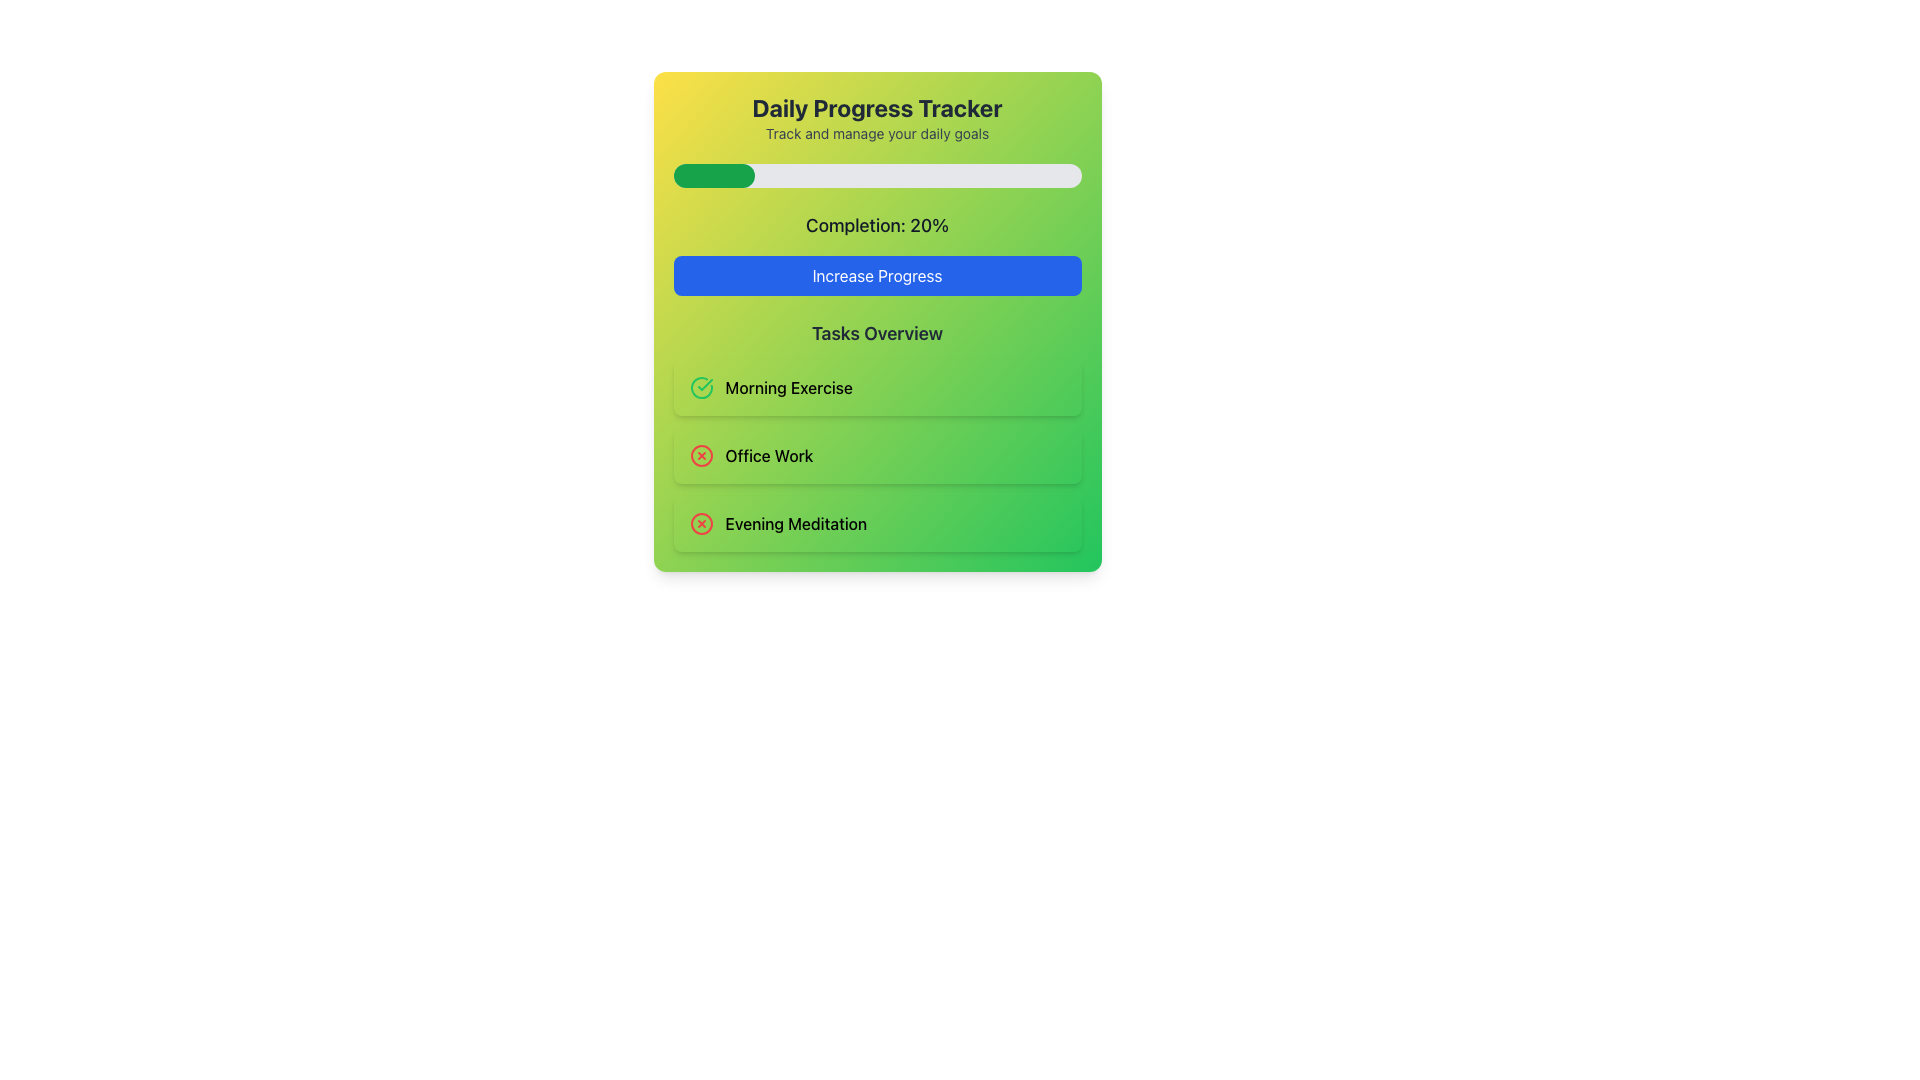  I want to click on the button that increases the user's progress percentage, located centrally below the 'Completion: 20%' text and the progress bar, to observe a style change, so click(877, 276).